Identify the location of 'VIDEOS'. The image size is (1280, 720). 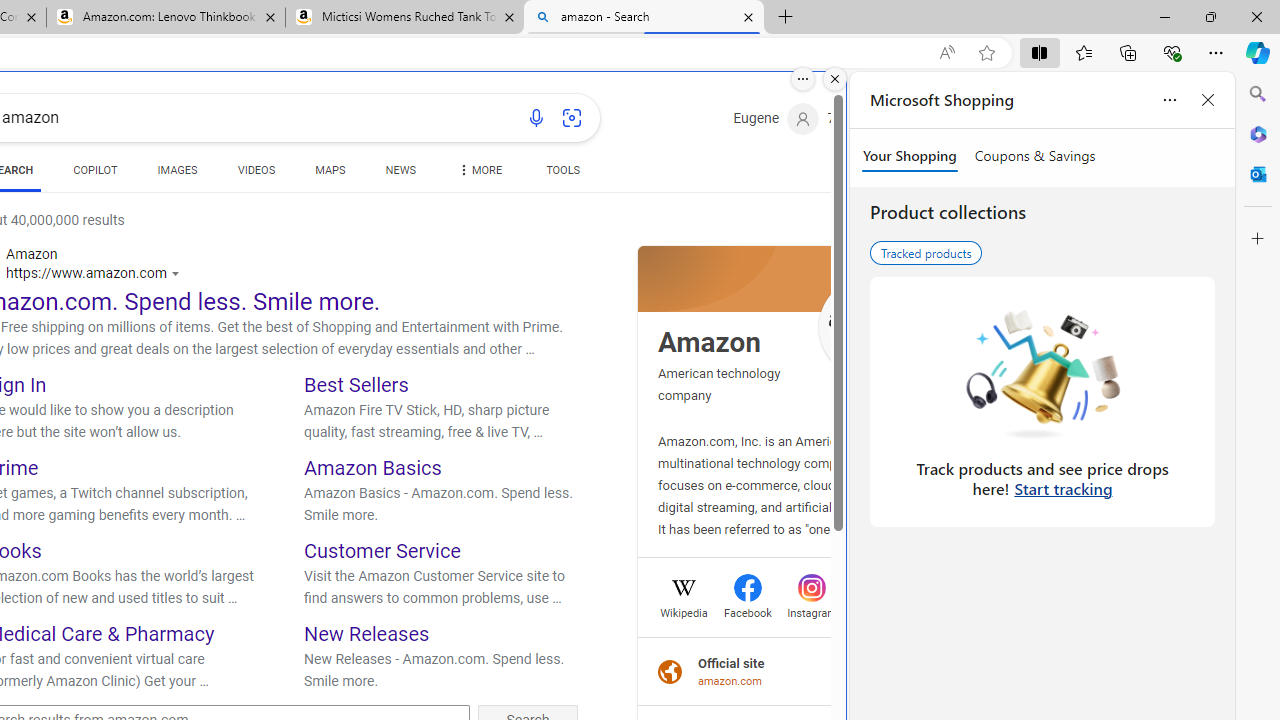
(255, 172).